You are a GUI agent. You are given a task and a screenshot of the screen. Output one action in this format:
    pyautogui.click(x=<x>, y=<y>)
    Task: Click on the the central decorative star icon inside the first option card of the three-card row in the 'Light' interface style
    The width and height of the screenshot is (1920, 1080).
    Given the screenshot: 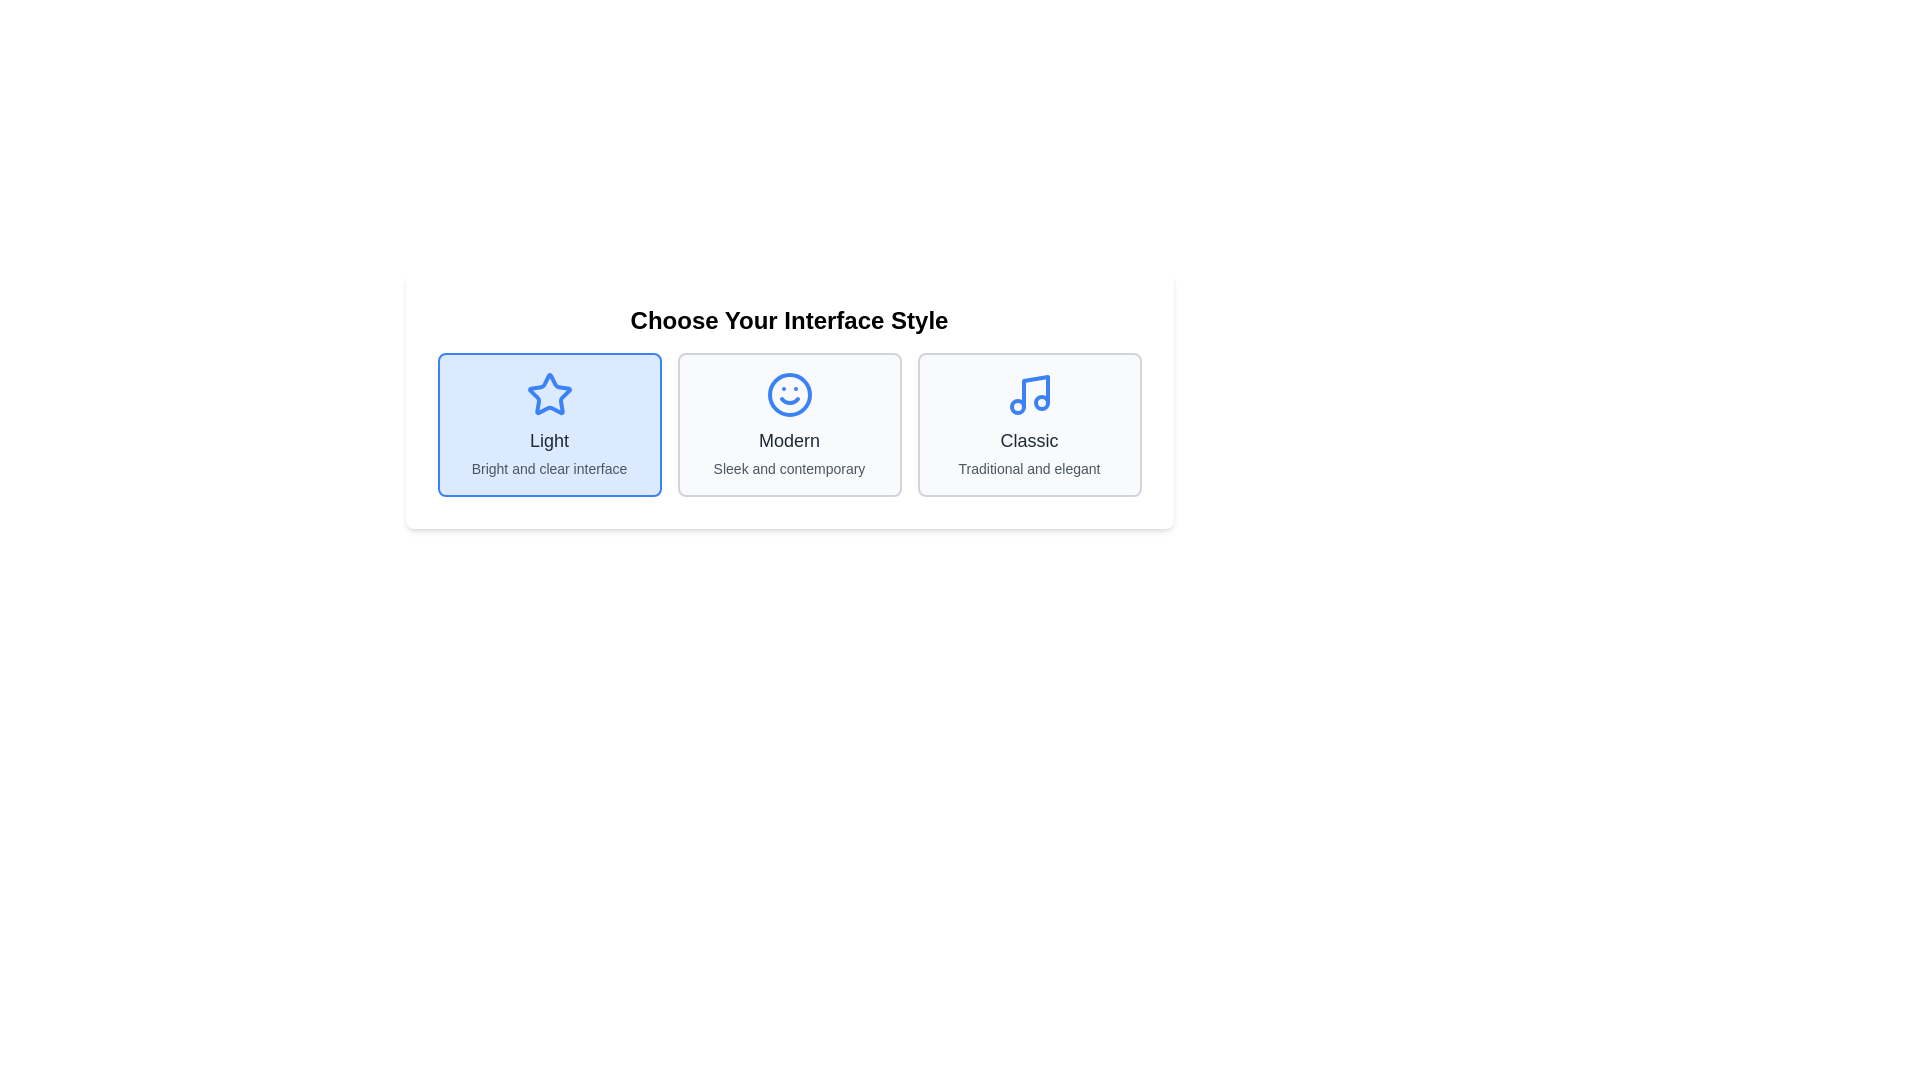 What is the action you would take?
    pyautogui.click(x=549, y=394)
    